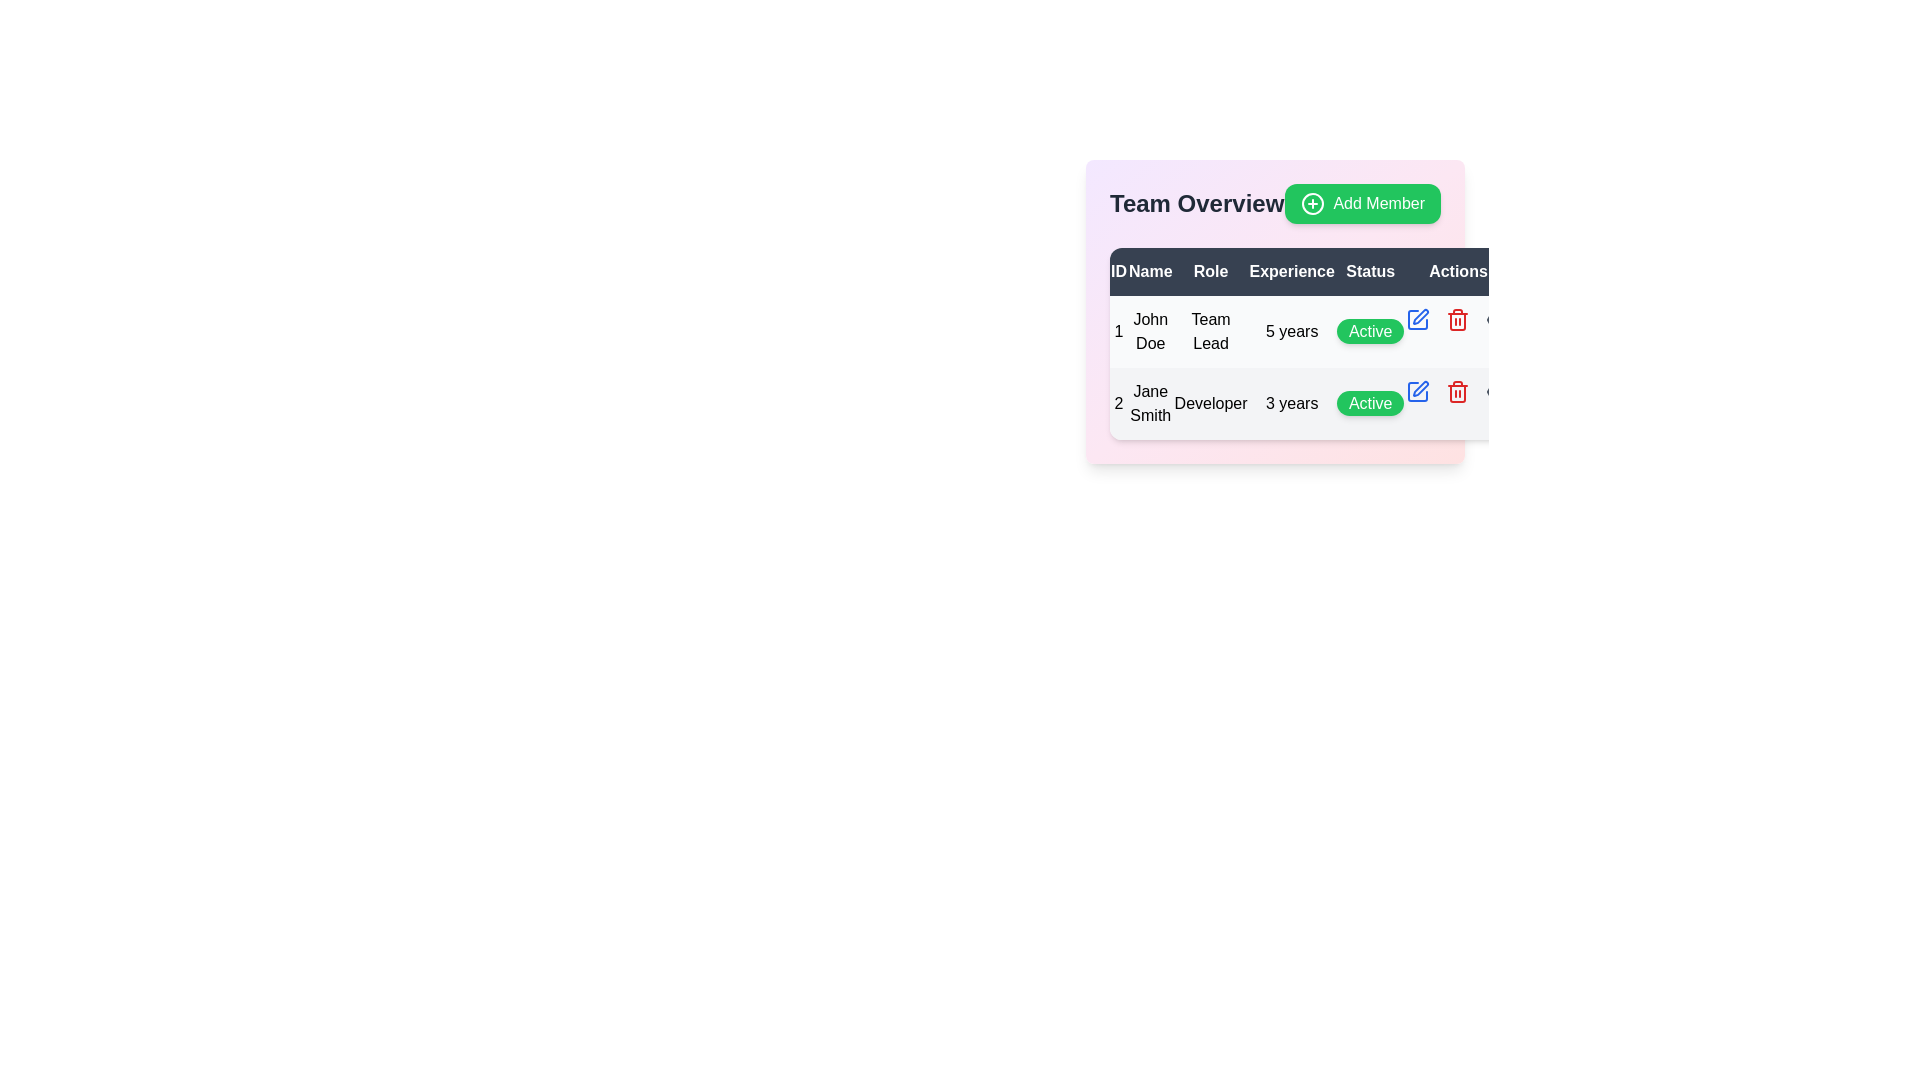 This screenshot has height=1080, width=1920. What do you see at coordinates (1117, 272) in the screenshot?
I see `the 'ID' header label, which is the first column header in the table with a dark background and white font` at bounding box center [1117, 272].